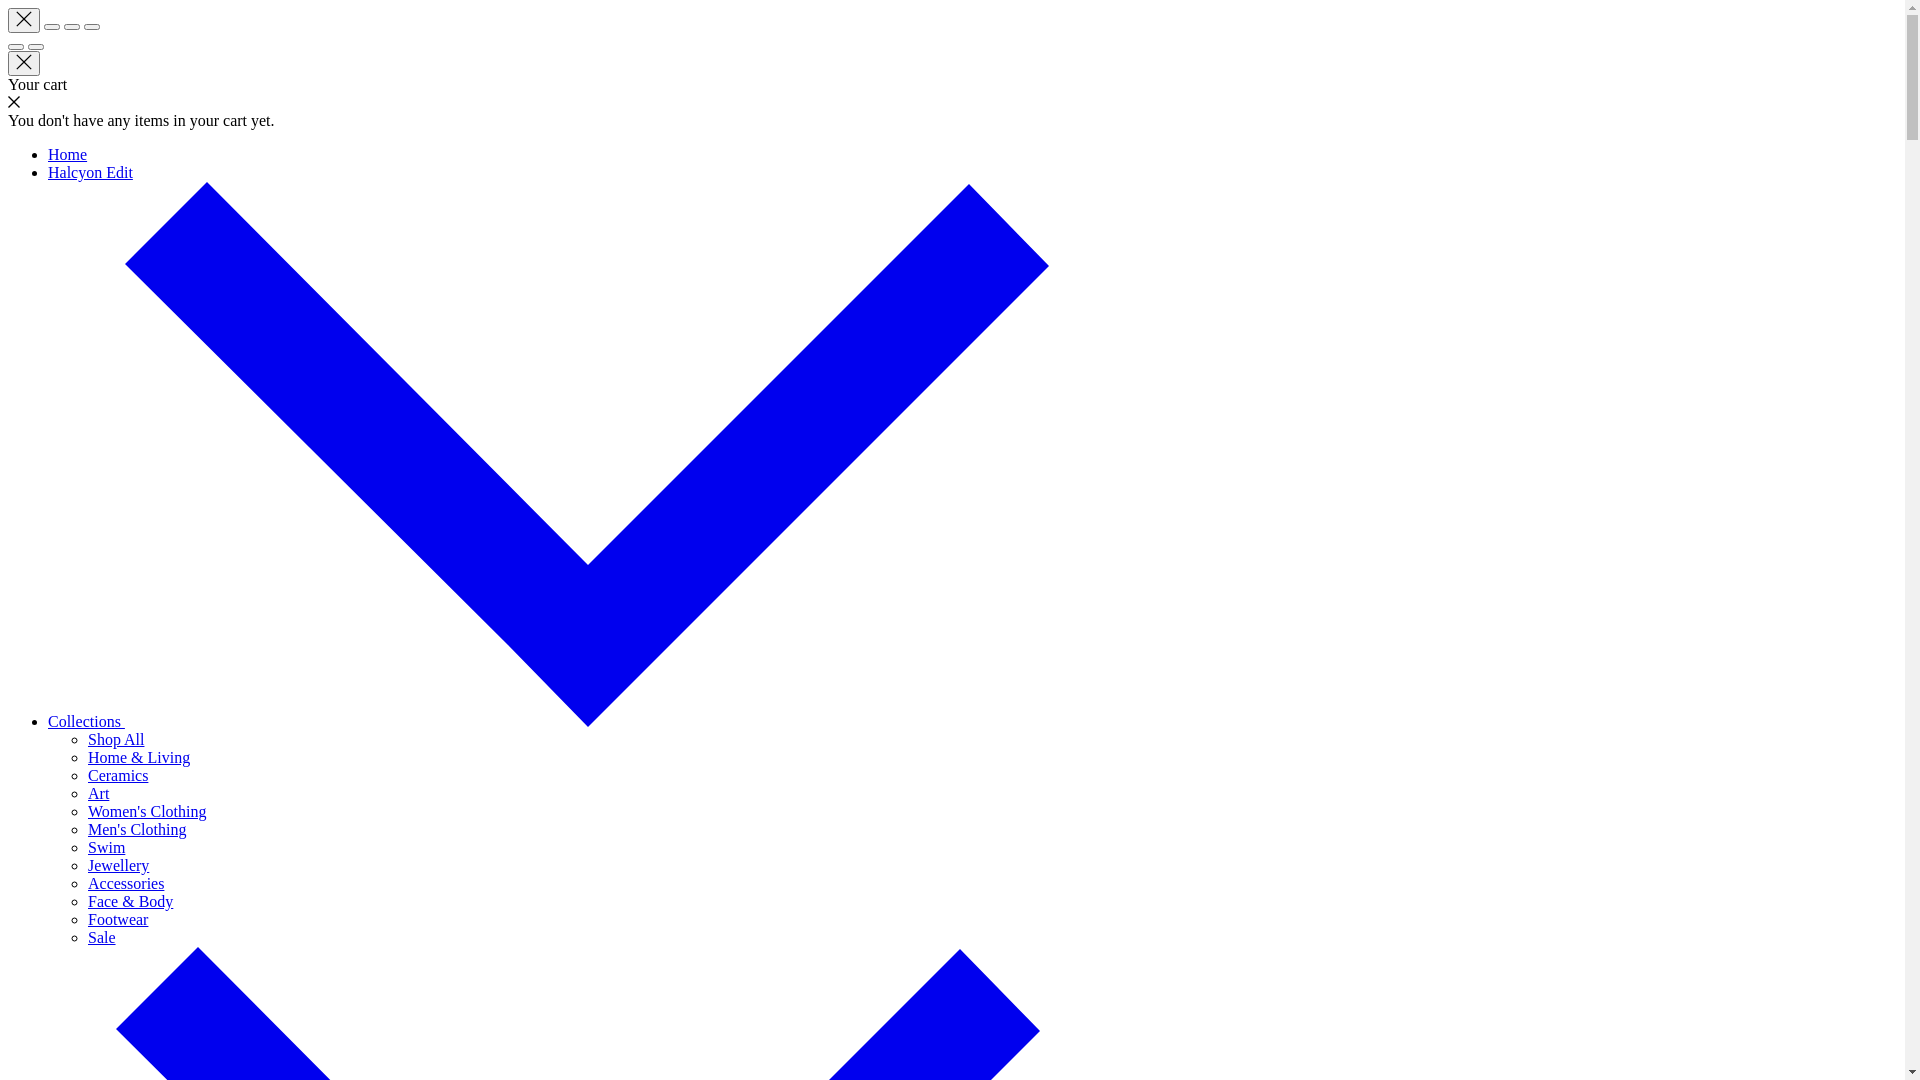 The width and height of the screenshot is (1920, 1080). What do you see at coordinates (72, 27) in the screenshot?
I see `'Toggle fullscreen'` at bounding box center [72, 27].